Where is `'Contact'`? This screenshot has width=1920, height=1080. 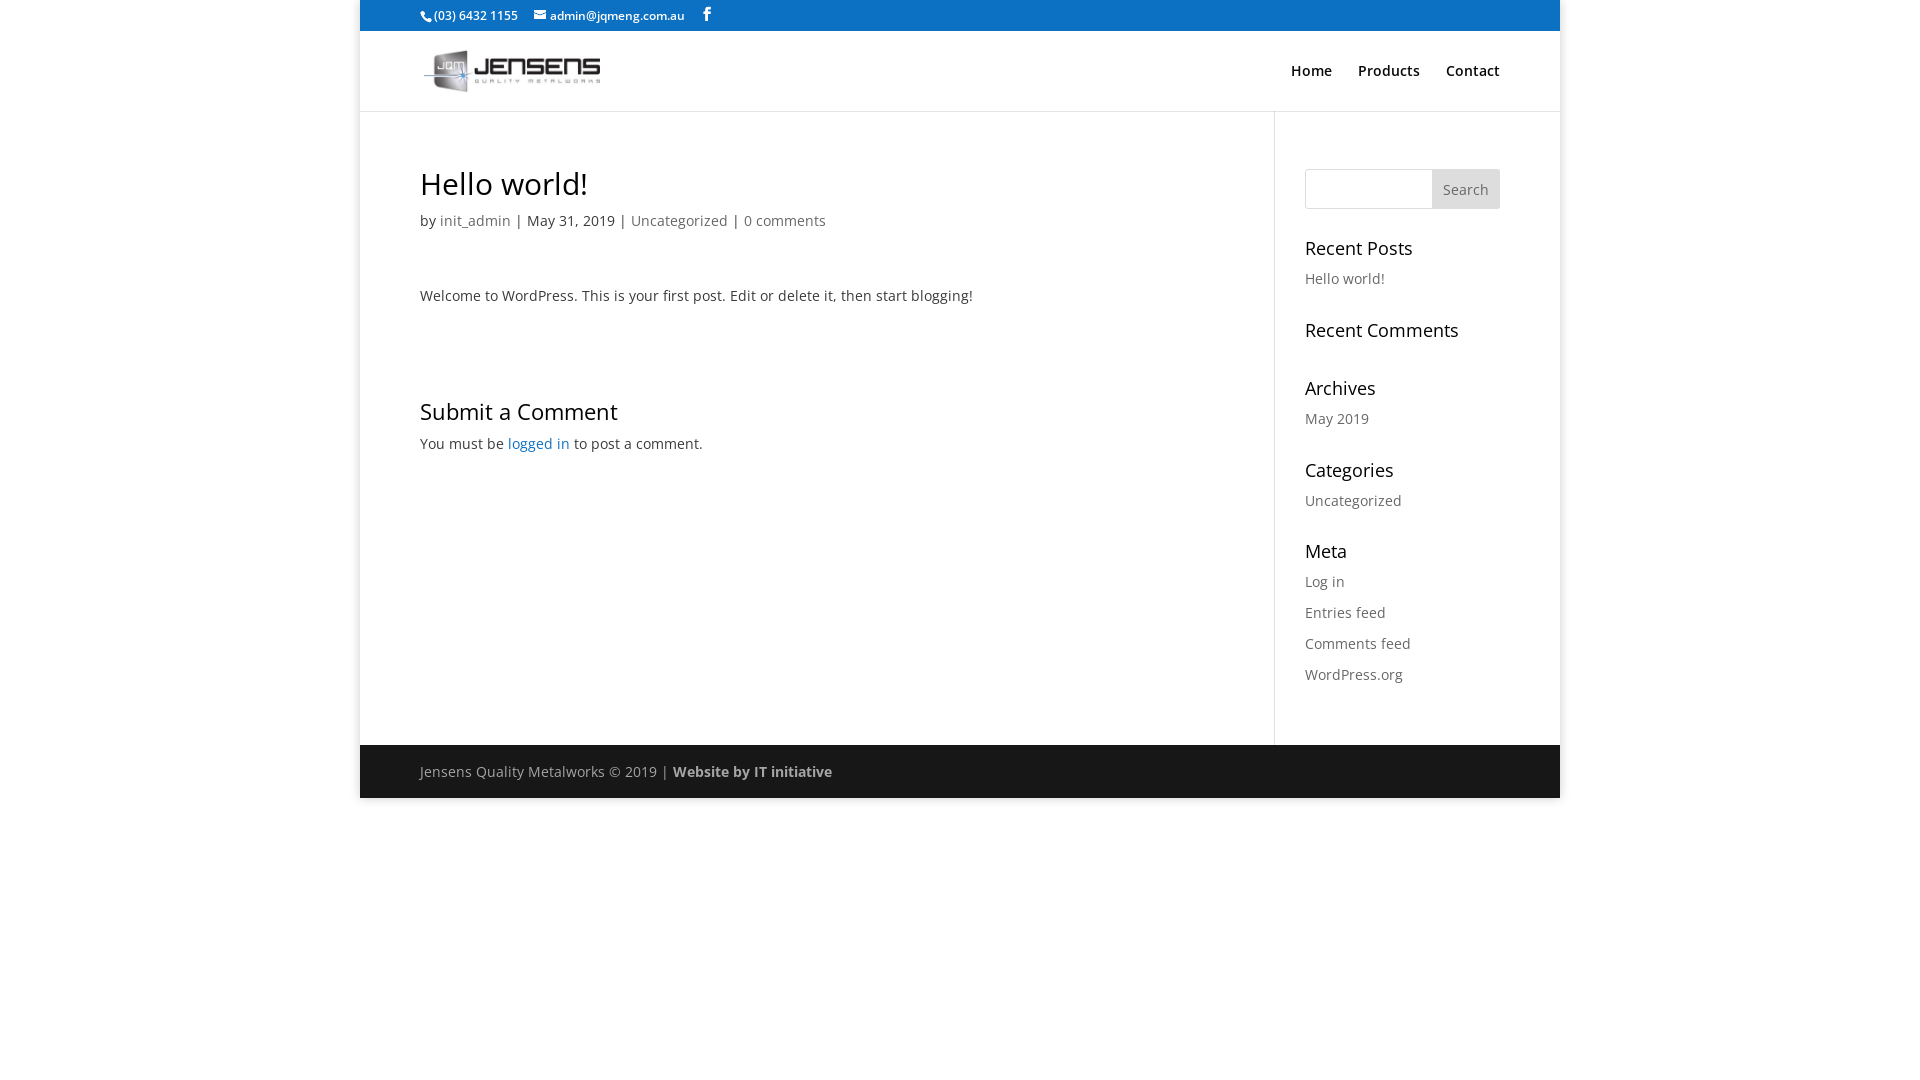 'Contact' is located at coordinates (1473, 86).